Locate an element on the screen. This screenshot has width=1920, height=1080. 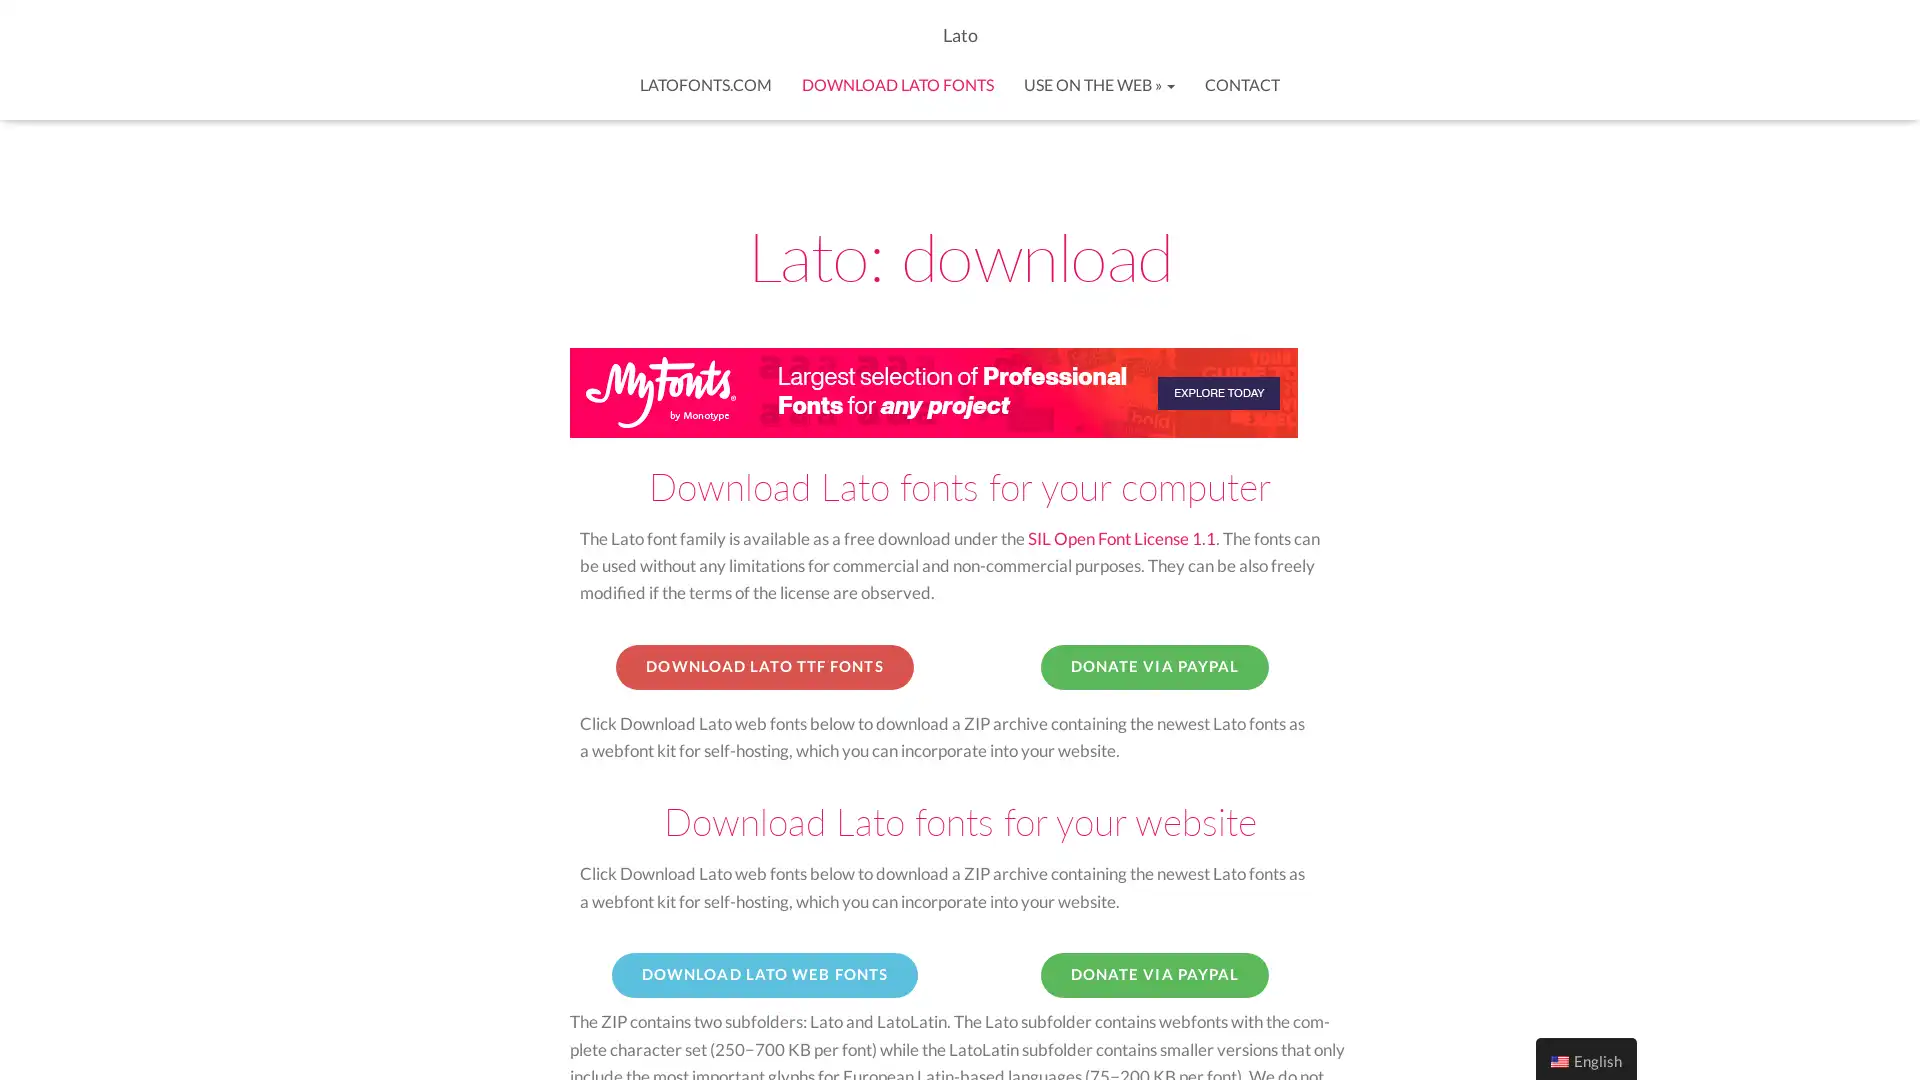
DONATE VIA PAYPAL is located at coordinates (1154, 667).